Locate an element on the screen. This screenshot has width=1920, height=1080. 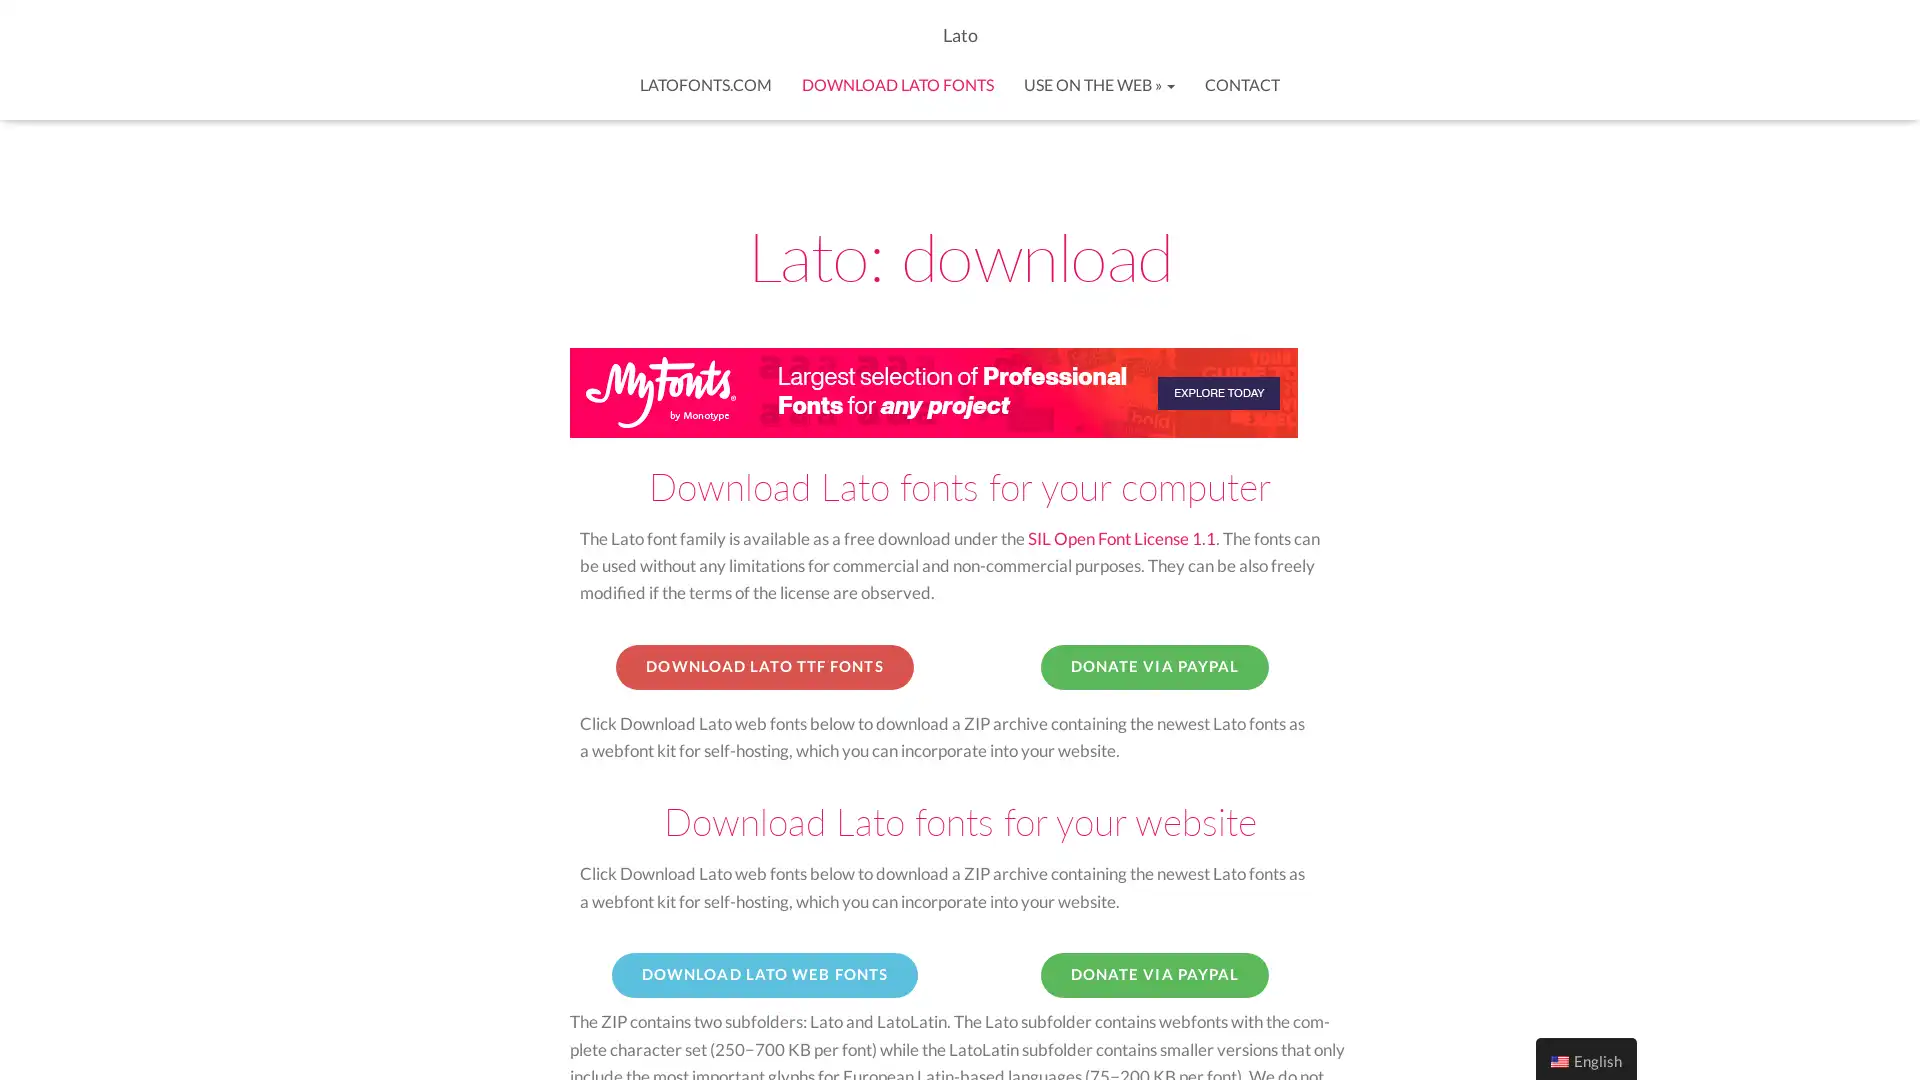
DONATE VIA PAYPAL is located at coordinates (1154, 667).